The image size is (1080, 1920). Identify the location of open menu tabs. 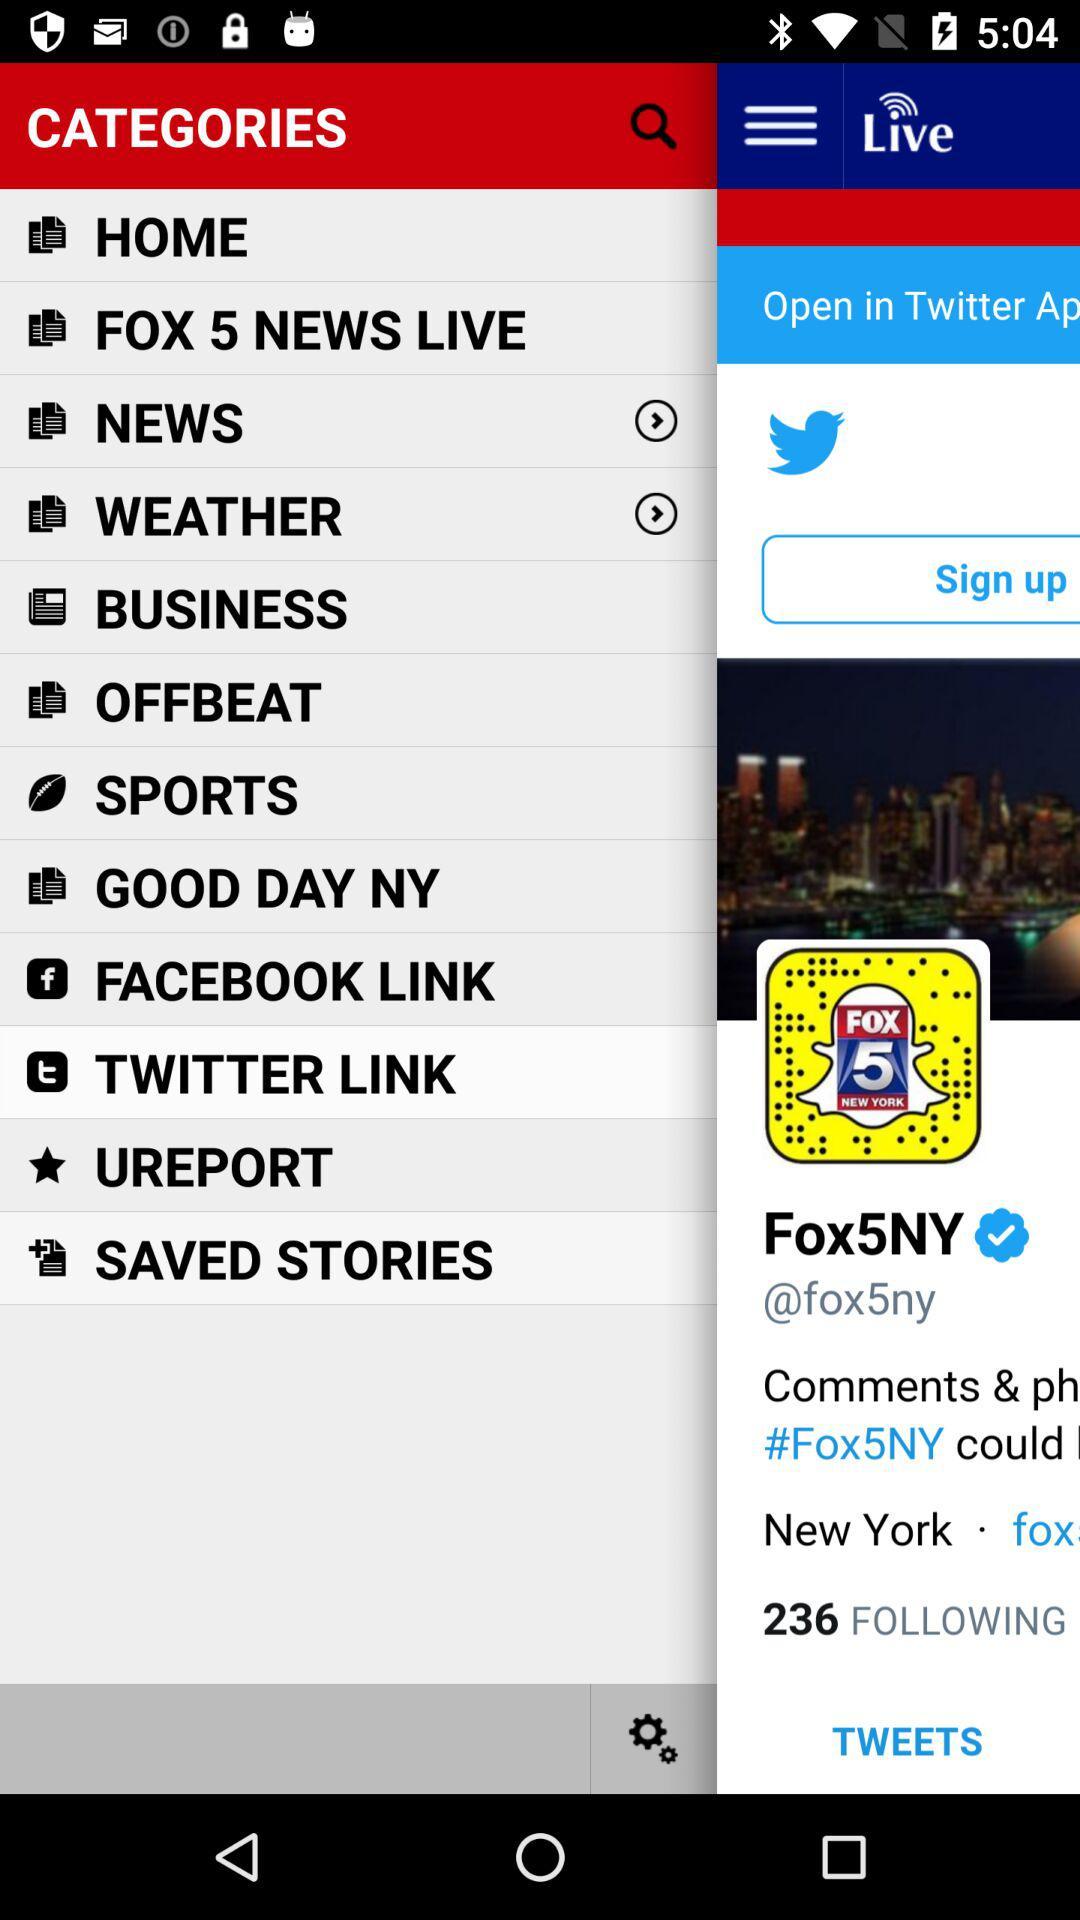
(778, 124).